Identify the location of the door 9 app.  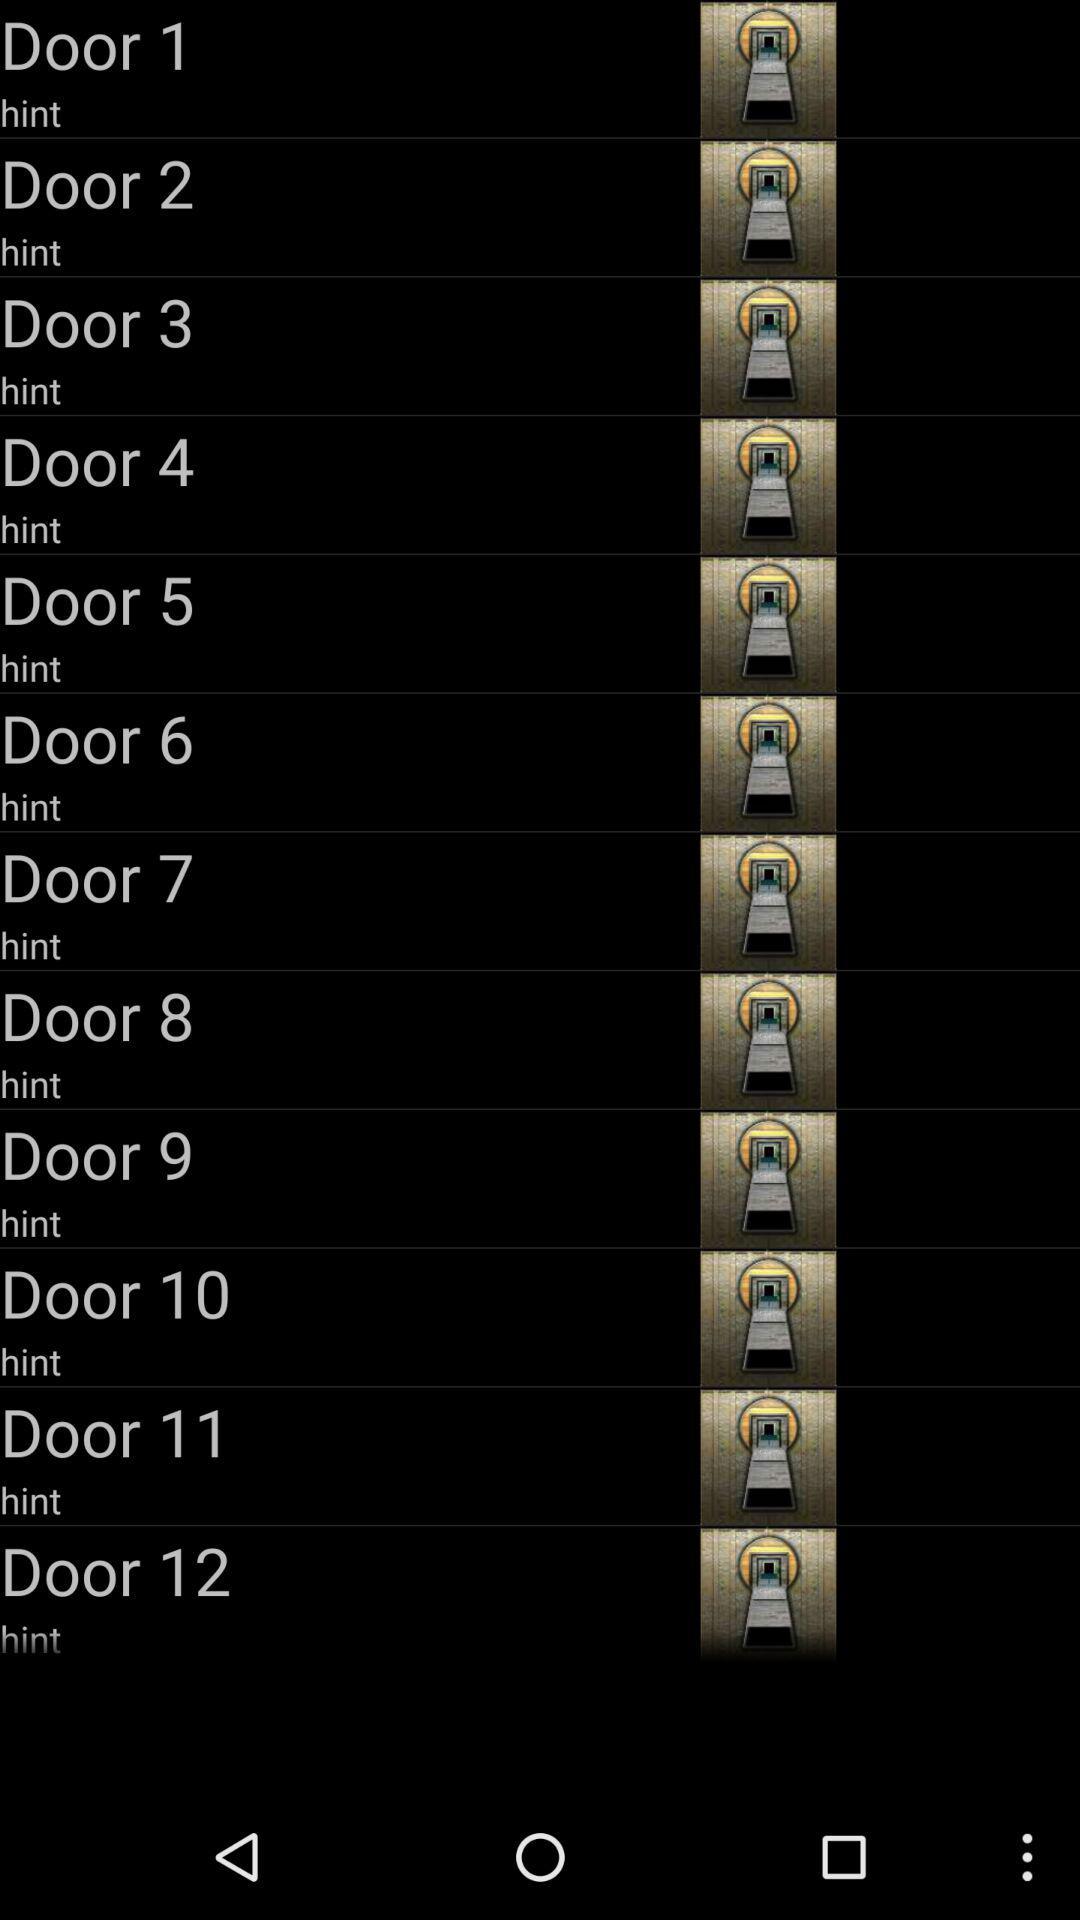
(346, 1153).